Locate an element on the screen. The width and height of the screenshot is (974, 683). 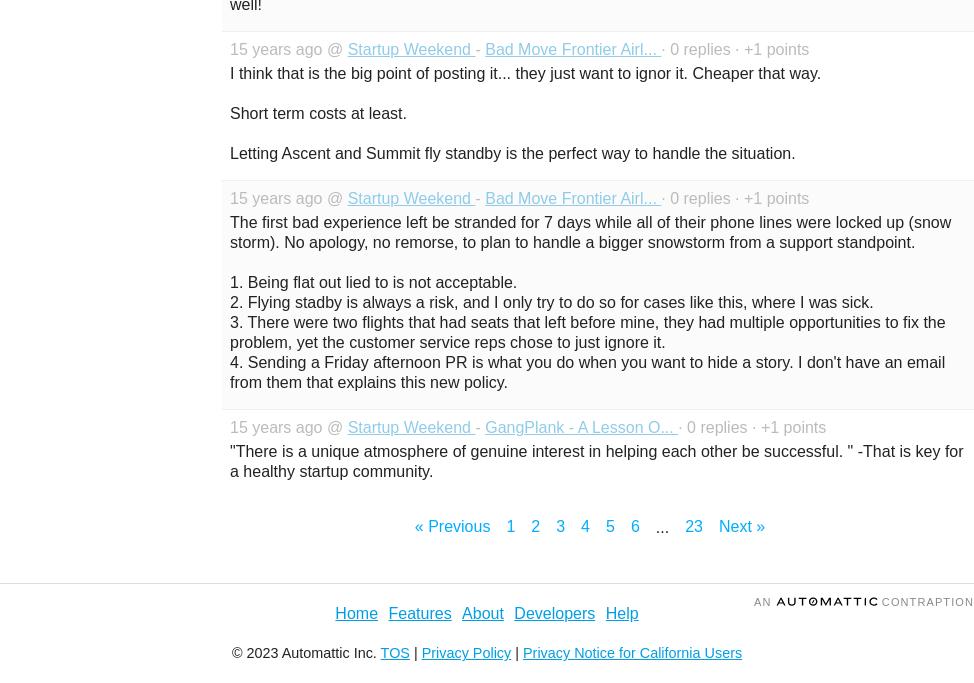
'© 2023 Automattic Inc.' is located at coordinates (304, 653).